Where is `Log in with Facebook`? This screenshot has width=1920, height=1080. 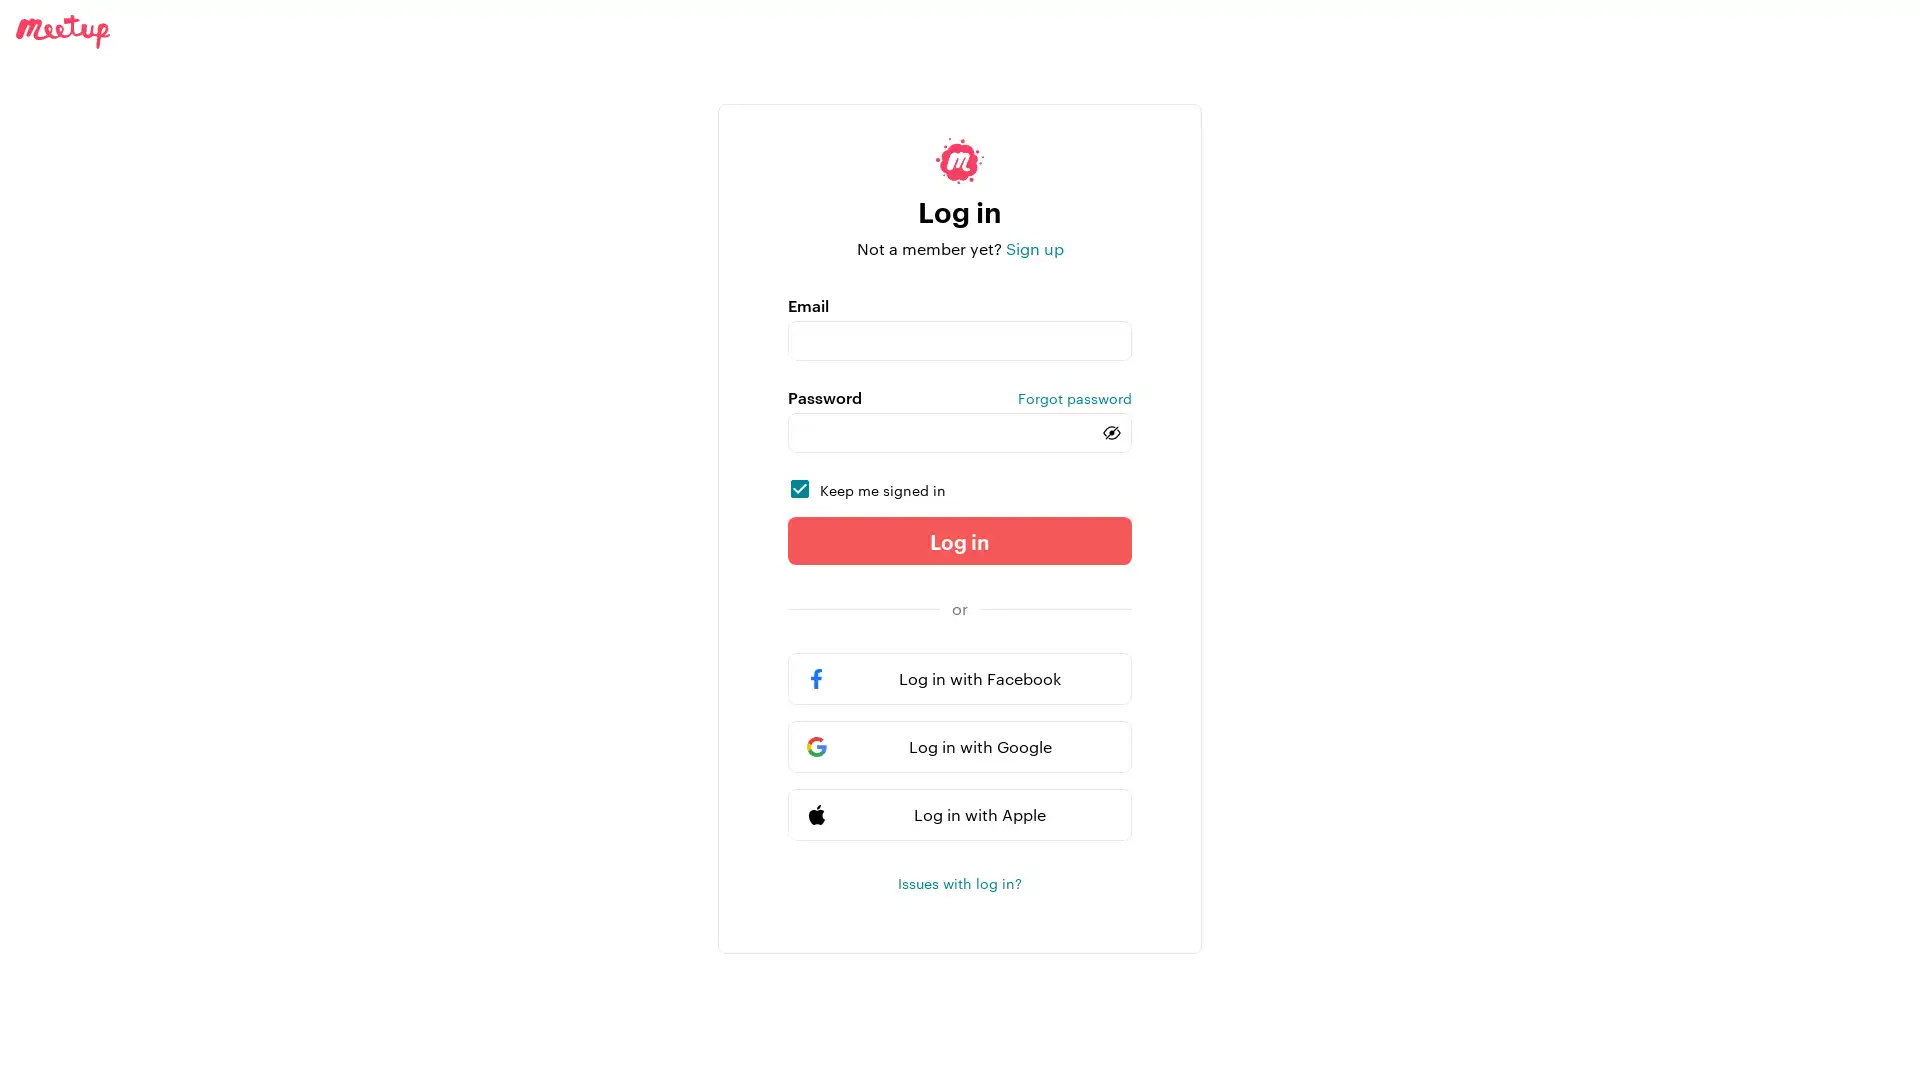 Log in with Facebook is located at coordinates (960, 677).